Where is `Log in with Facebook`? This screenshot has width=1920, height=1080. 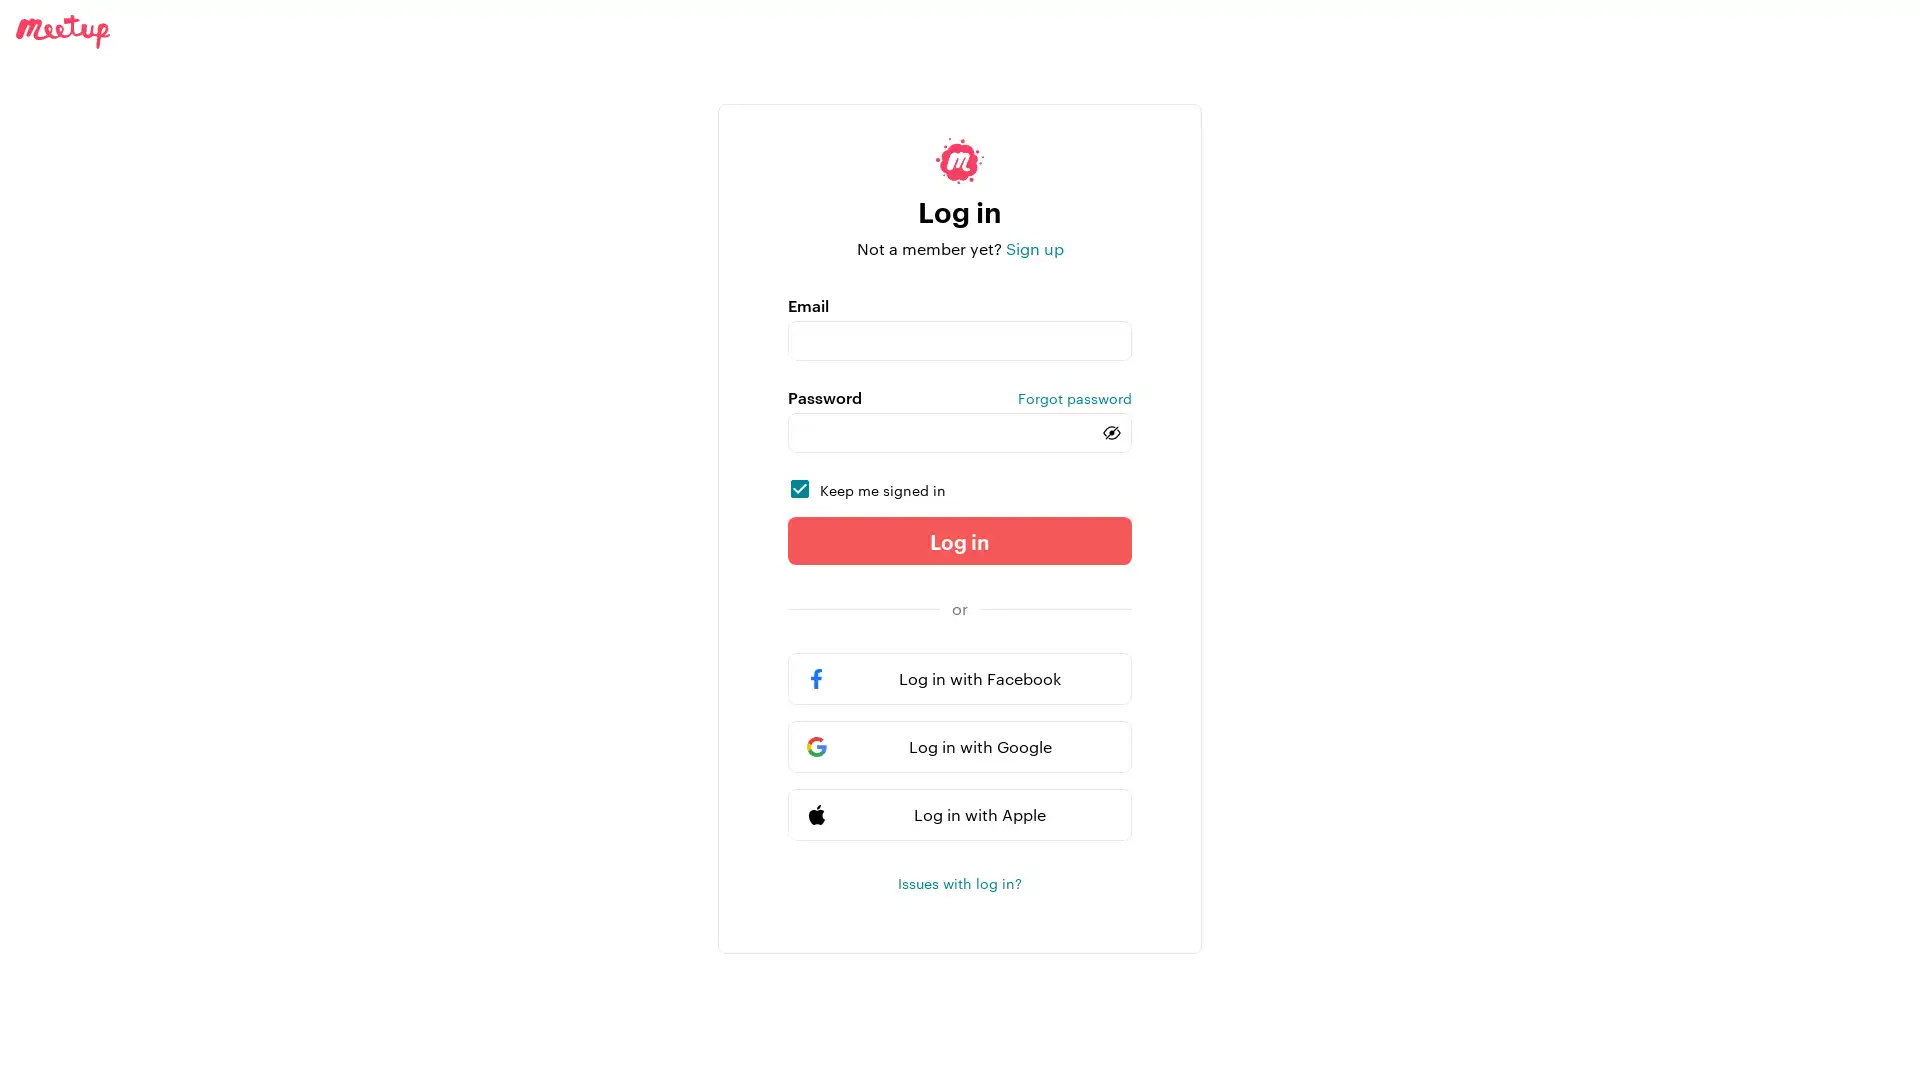 Log in with Facebook is located at coordinates (960, 677).